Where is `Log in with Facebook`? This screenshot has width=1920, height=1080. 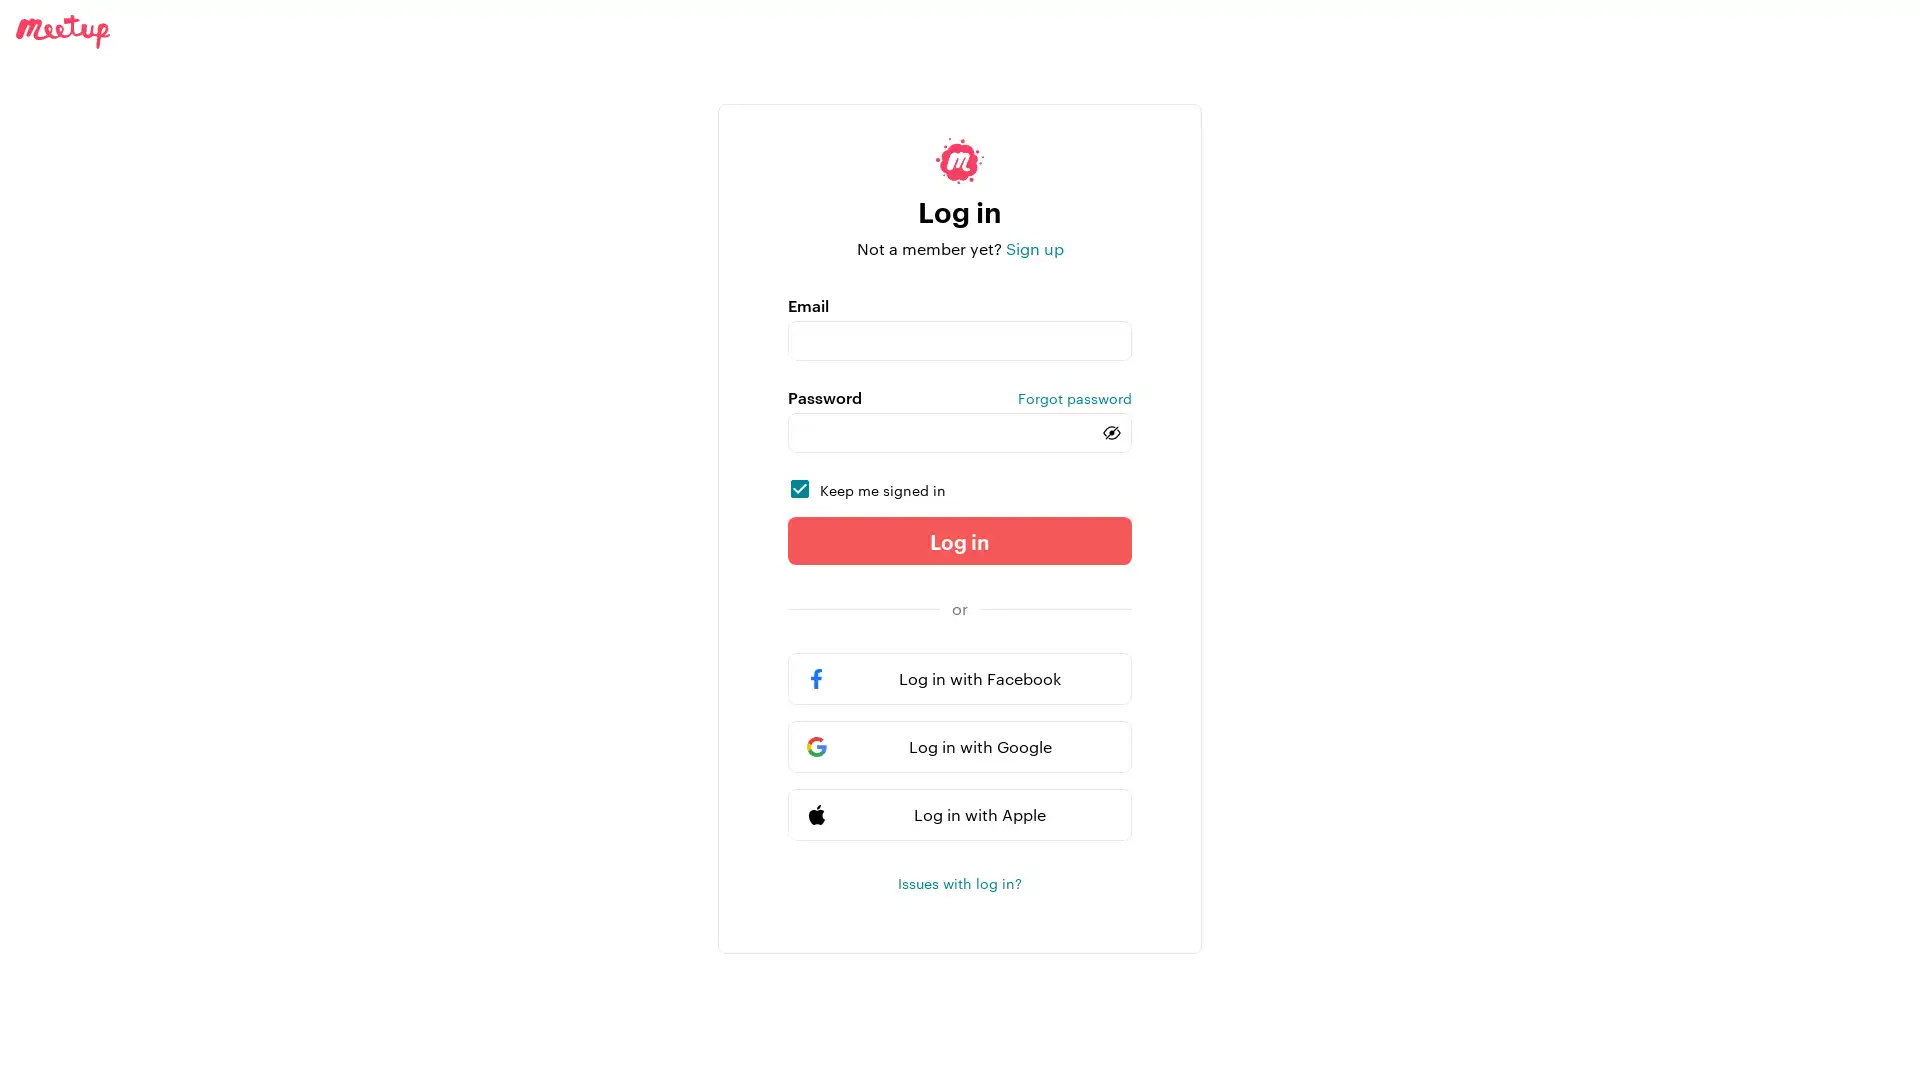 Log in with Facebook is located at coordinates (960, 677).